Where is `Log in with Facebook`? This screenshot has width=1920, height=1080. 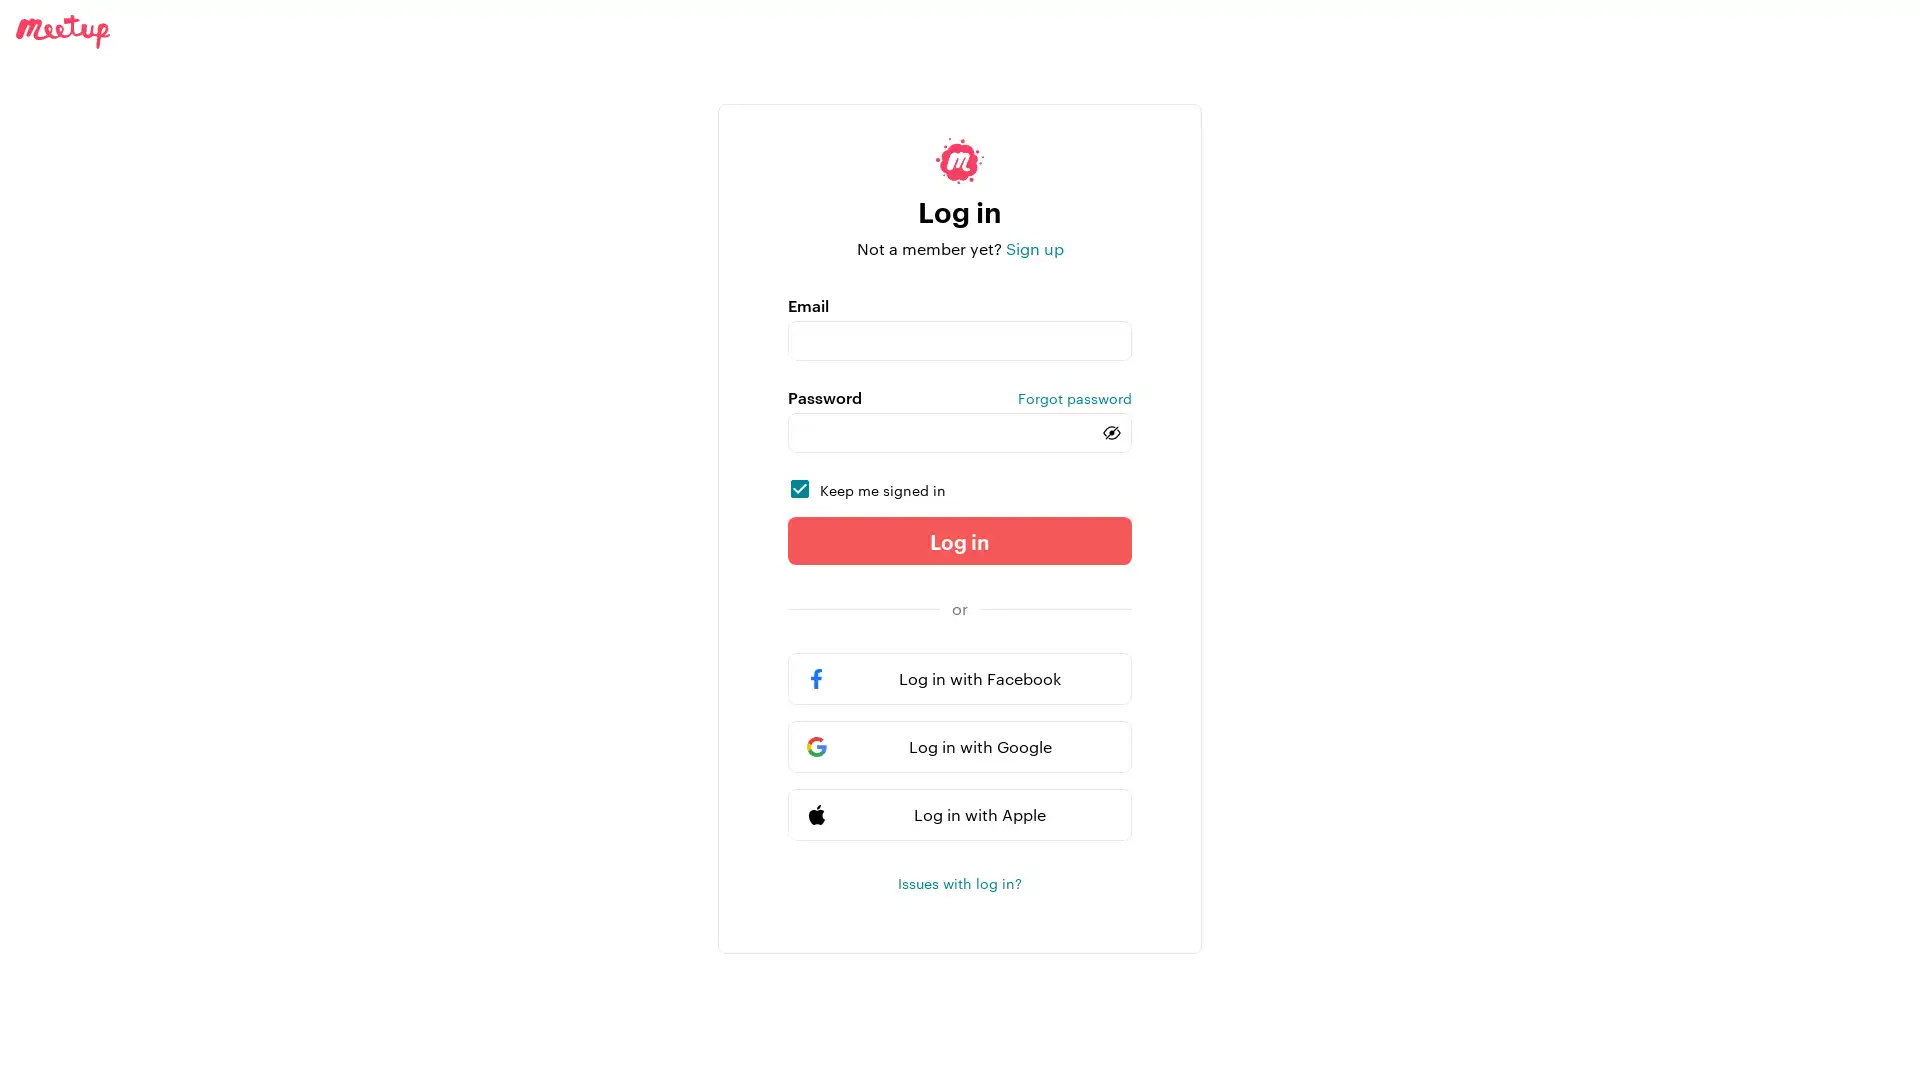 Log in with Facebook is located at coordinates (960, 677).